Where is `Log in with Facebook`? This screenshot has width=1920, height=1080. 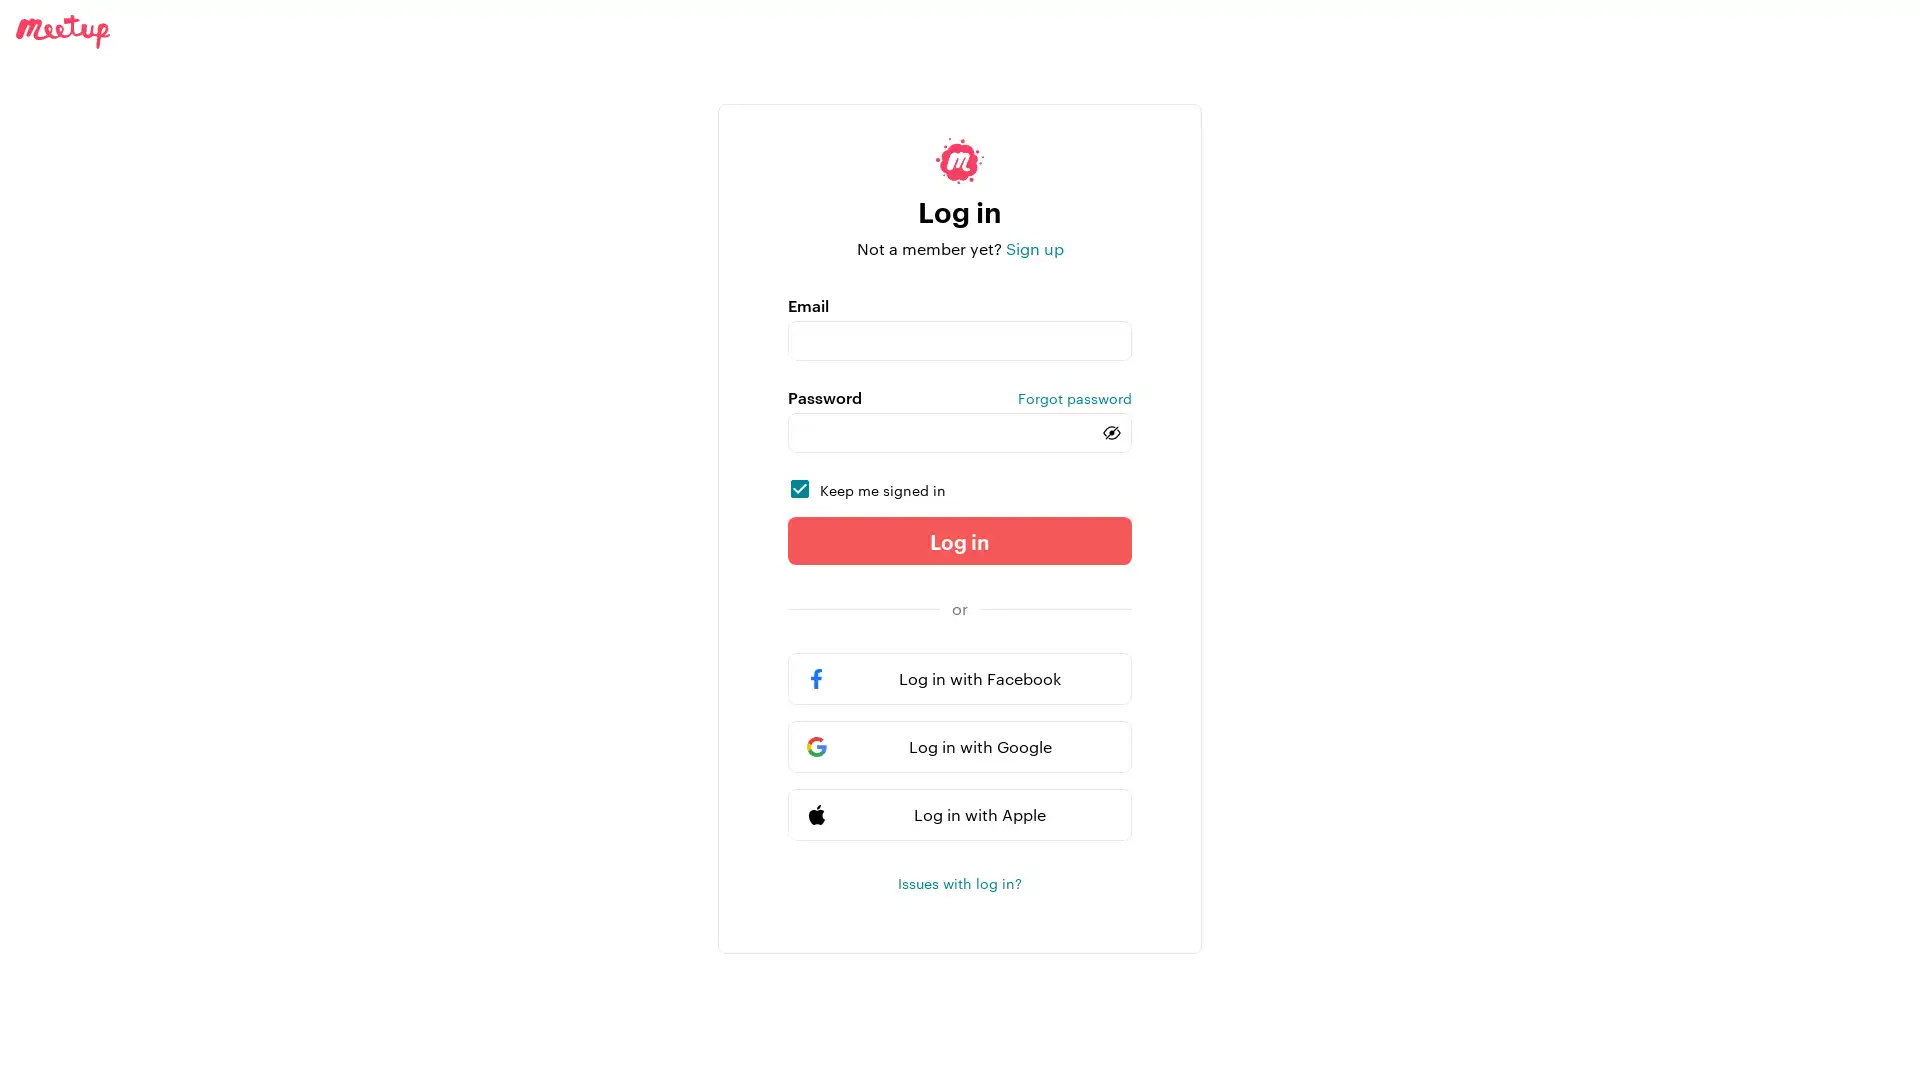 Log in with Facebook is located at coordinates (960, 677).